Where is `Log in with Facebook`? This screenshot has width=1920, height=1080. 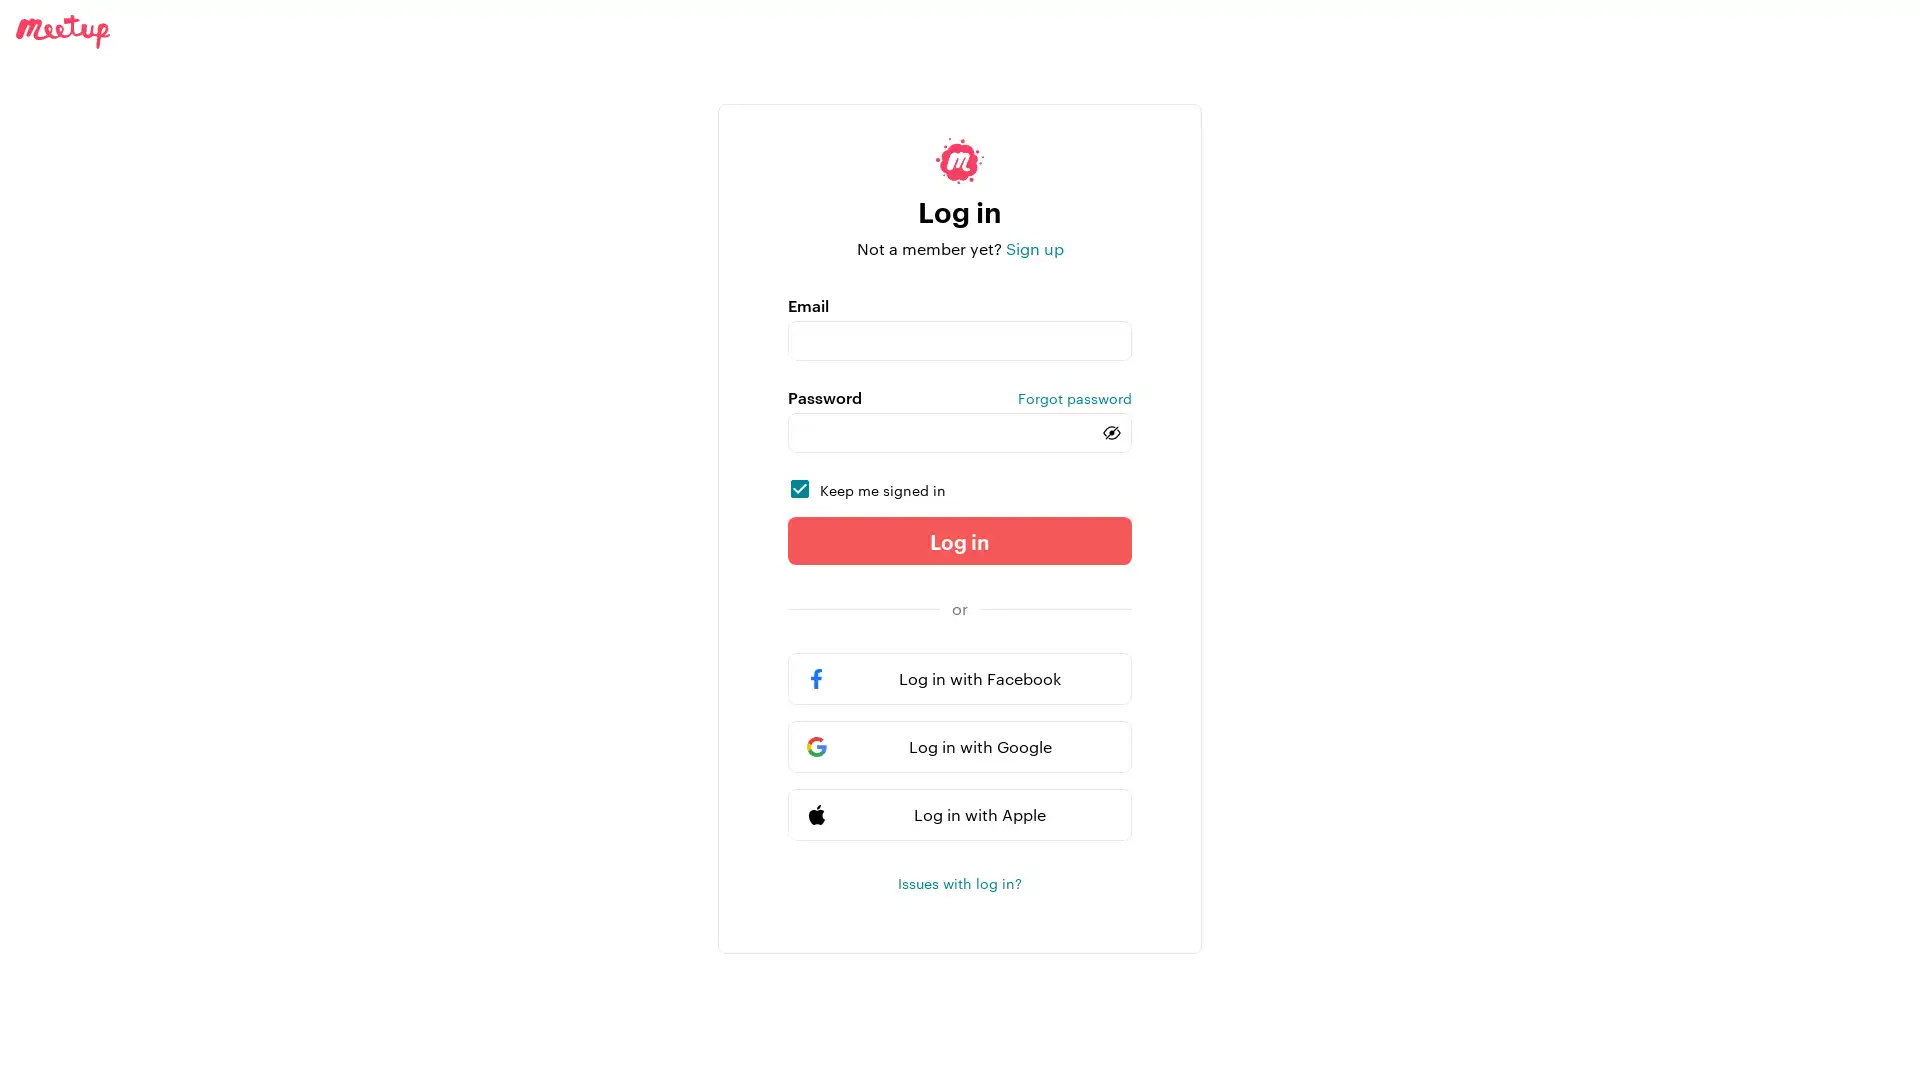 Log in with Facebook is located at coordinates (960, 677).